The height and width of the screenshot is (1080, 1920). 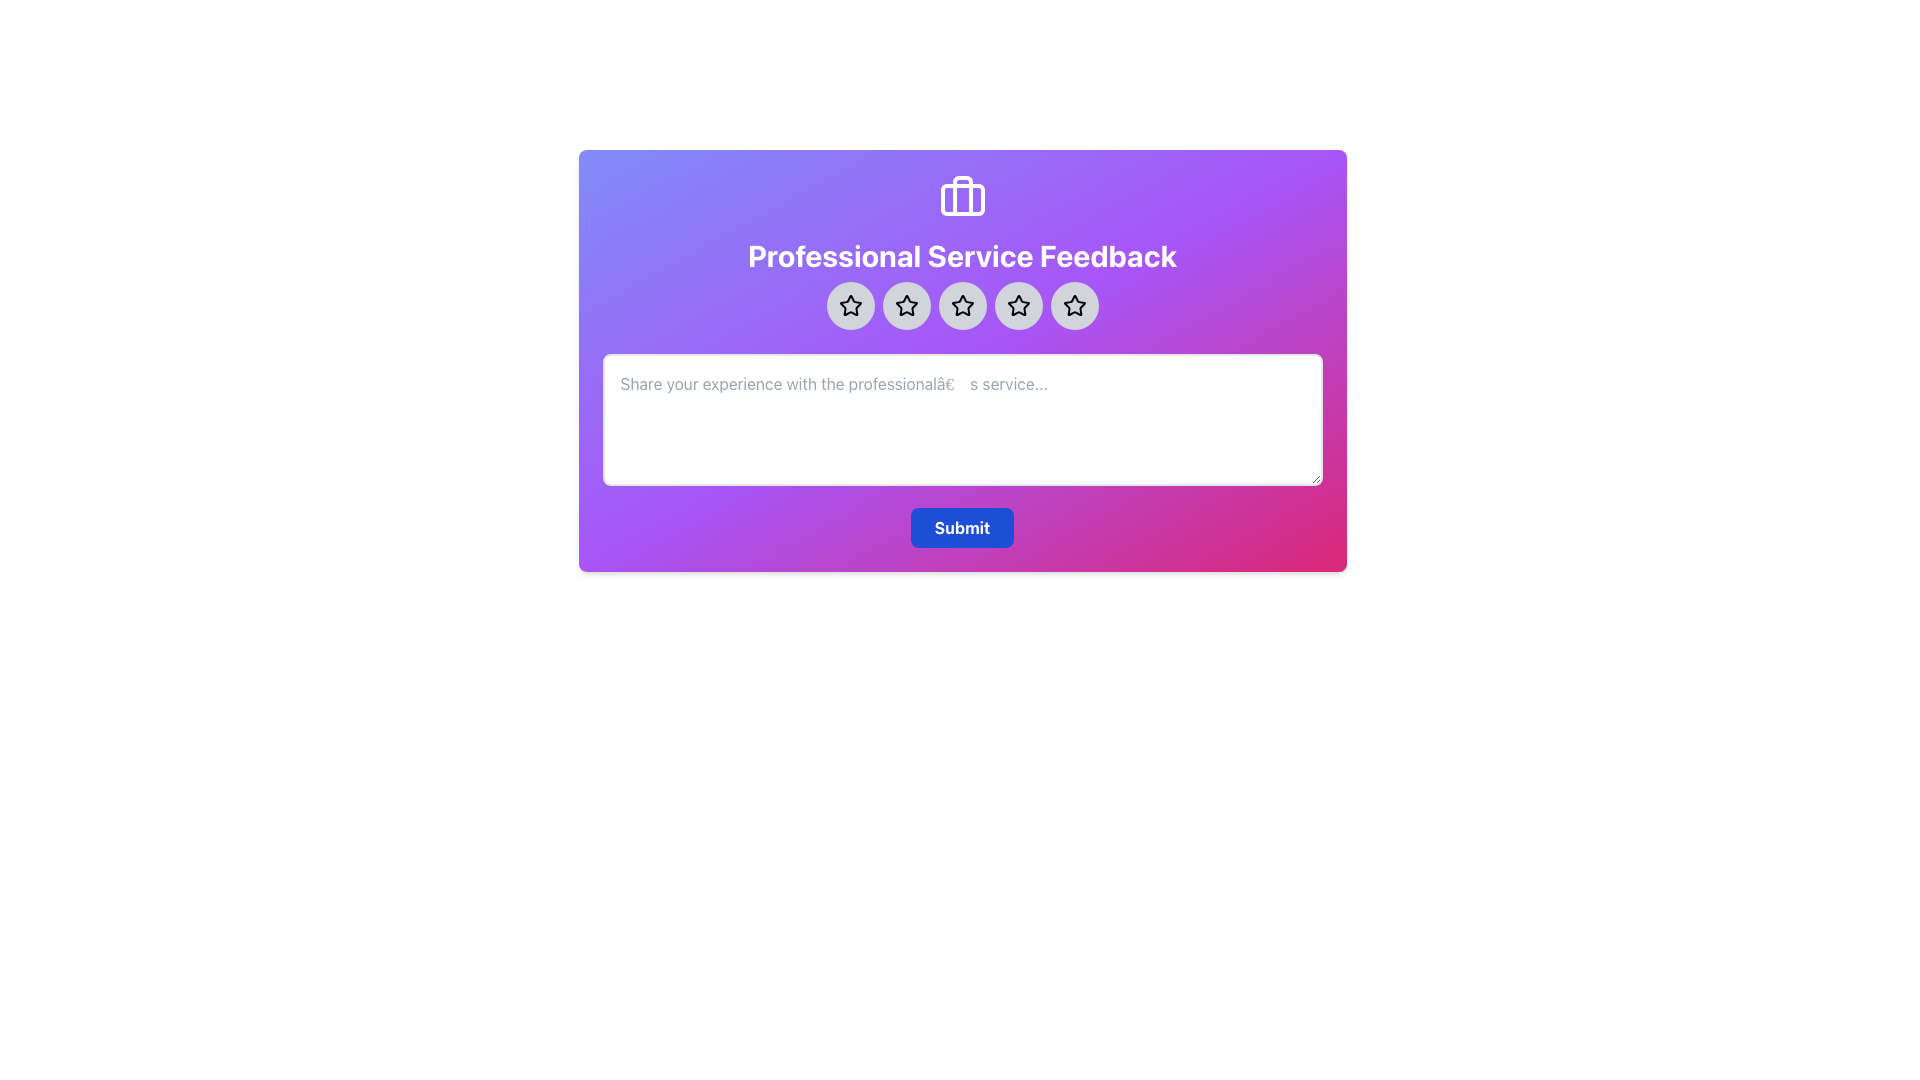 I want to click on the decorative icon segment located above the 'Professional Service Feedback' heading, which is a vertical segment within the icon's structure, so click(x=962, y=196).